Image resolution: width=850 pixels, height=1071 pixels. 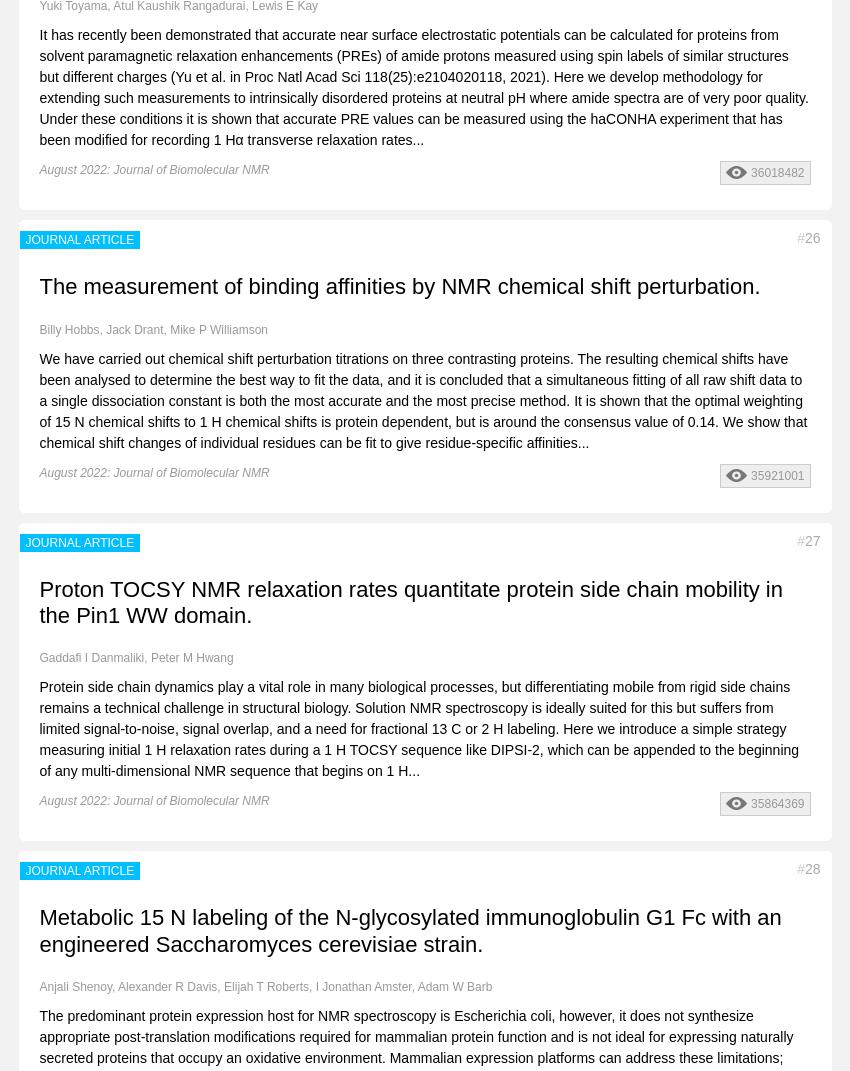 What do you see at coordinates (422, 400) in the screenshot?
I see `'We have carried out chemical shift perturbation titrations on three contrasting proteins. The resulting chemical shifts have been analysed to determine the best way to fit the data, and it is concluded that a simultaneous fitting of all raw shift data to a single dissociation constant is both the most accurate and the most precise method. It is shown that the optimal weighting of 15 N chemical shifts to 1 H chemical shifts is protein dependent, but is around the consensus value of 0.14. We show that chemical shift changes of individual residues can be fit to give residue-specific affinities...'` at bounding box center [422, 400].